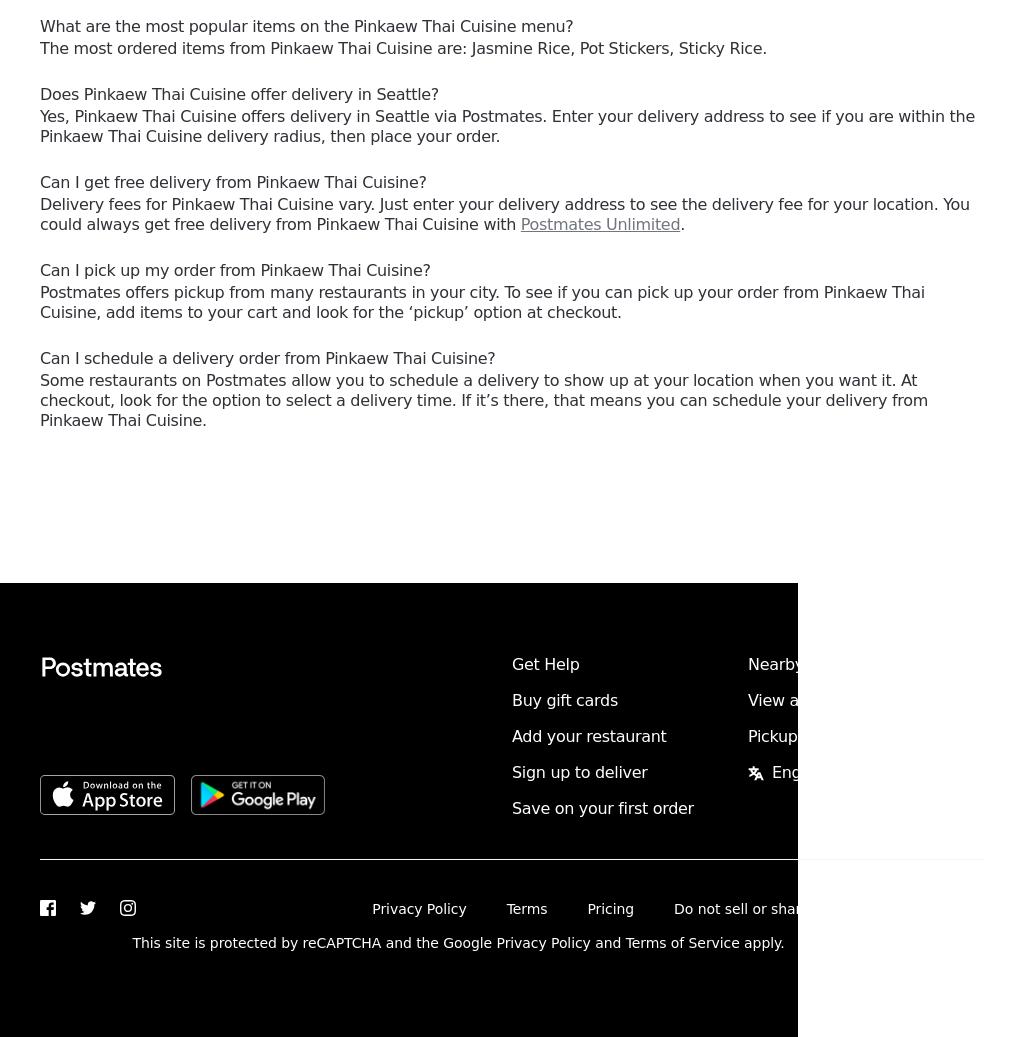  I want to click on 'and', so click(607, 943).